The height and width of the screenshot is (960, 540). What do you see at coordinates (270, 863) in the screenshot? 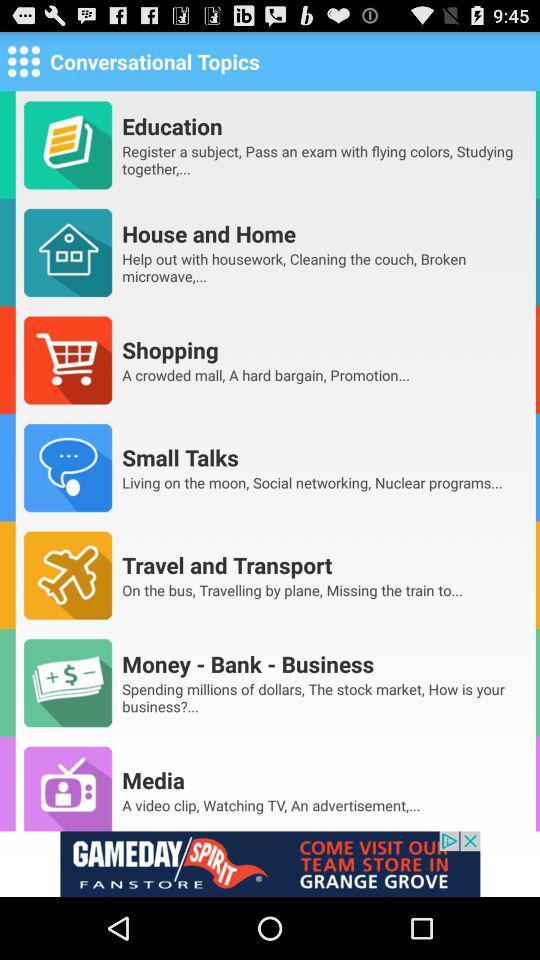
I see `advertisement` at bounding box center [270, 863].